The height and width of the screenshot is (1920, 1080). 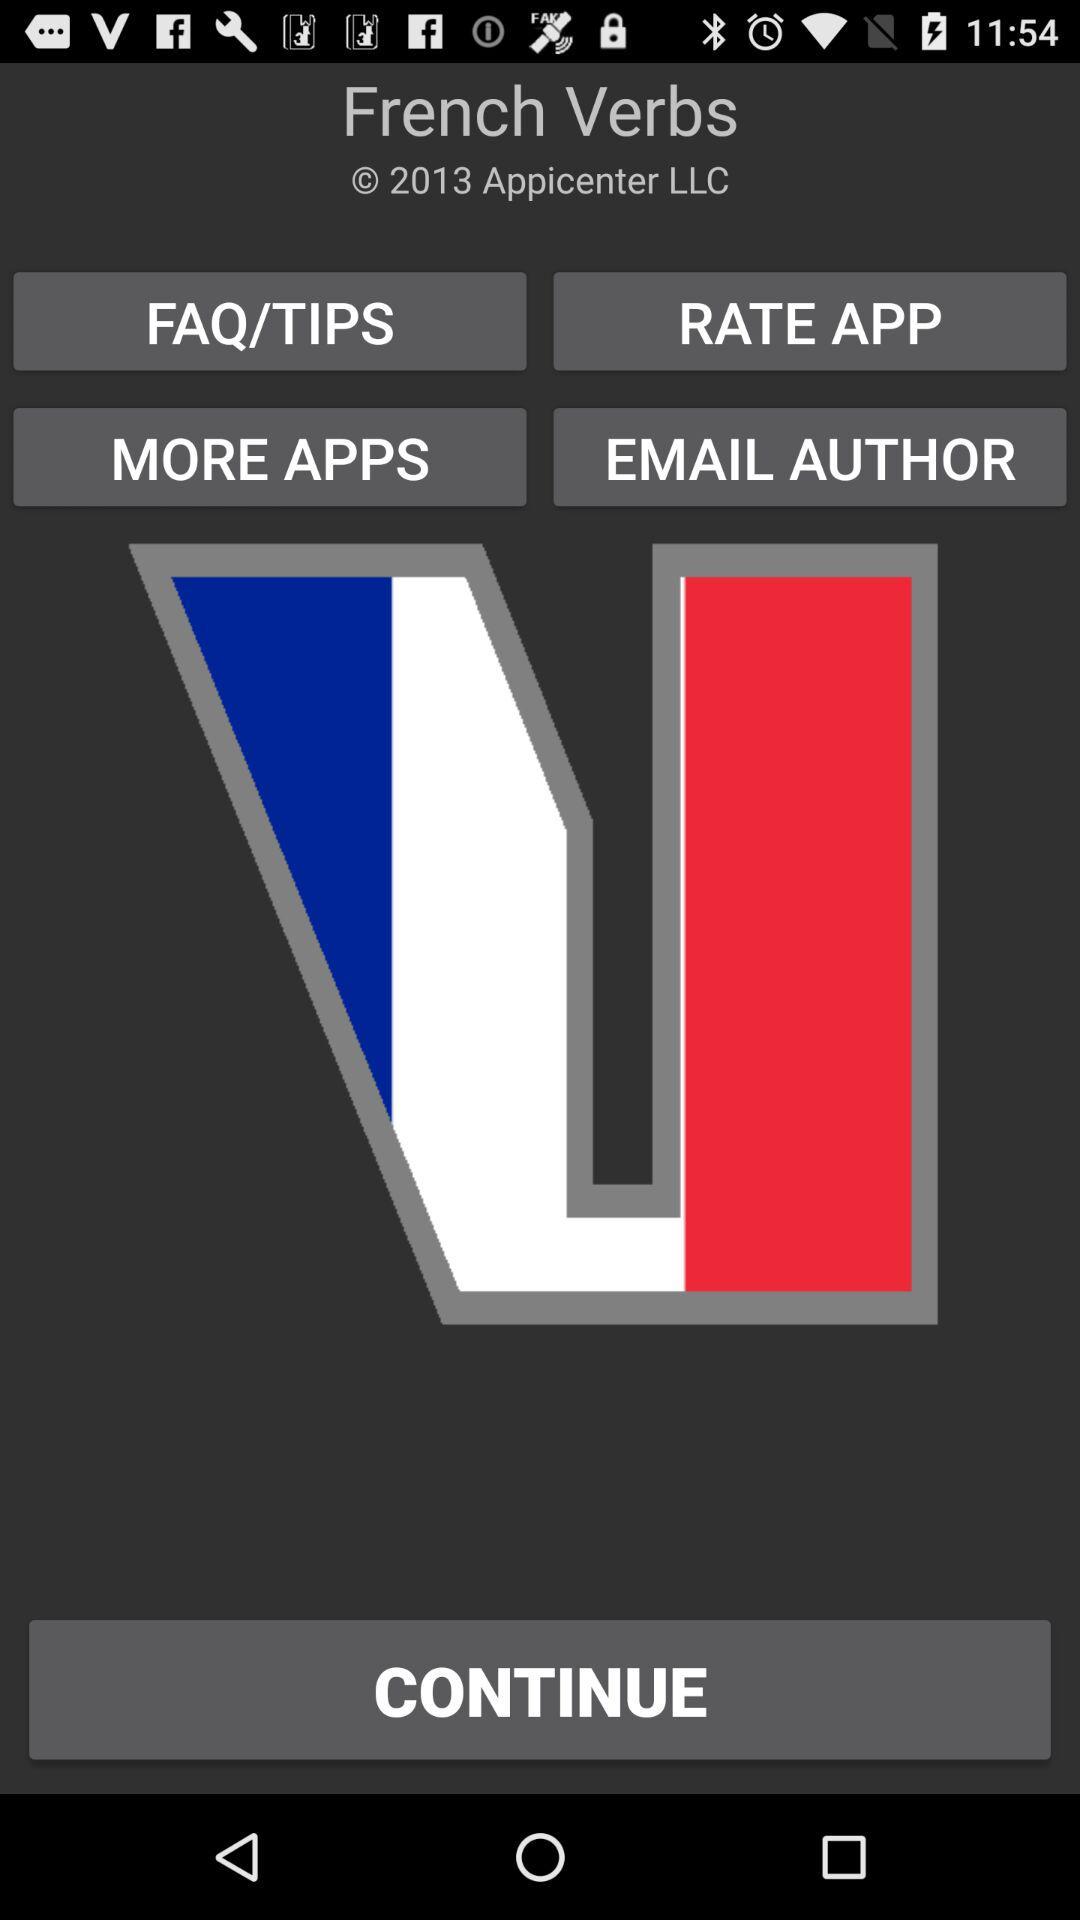 I want to click on the button next to the faq/tips, so click(x=810, y=456).